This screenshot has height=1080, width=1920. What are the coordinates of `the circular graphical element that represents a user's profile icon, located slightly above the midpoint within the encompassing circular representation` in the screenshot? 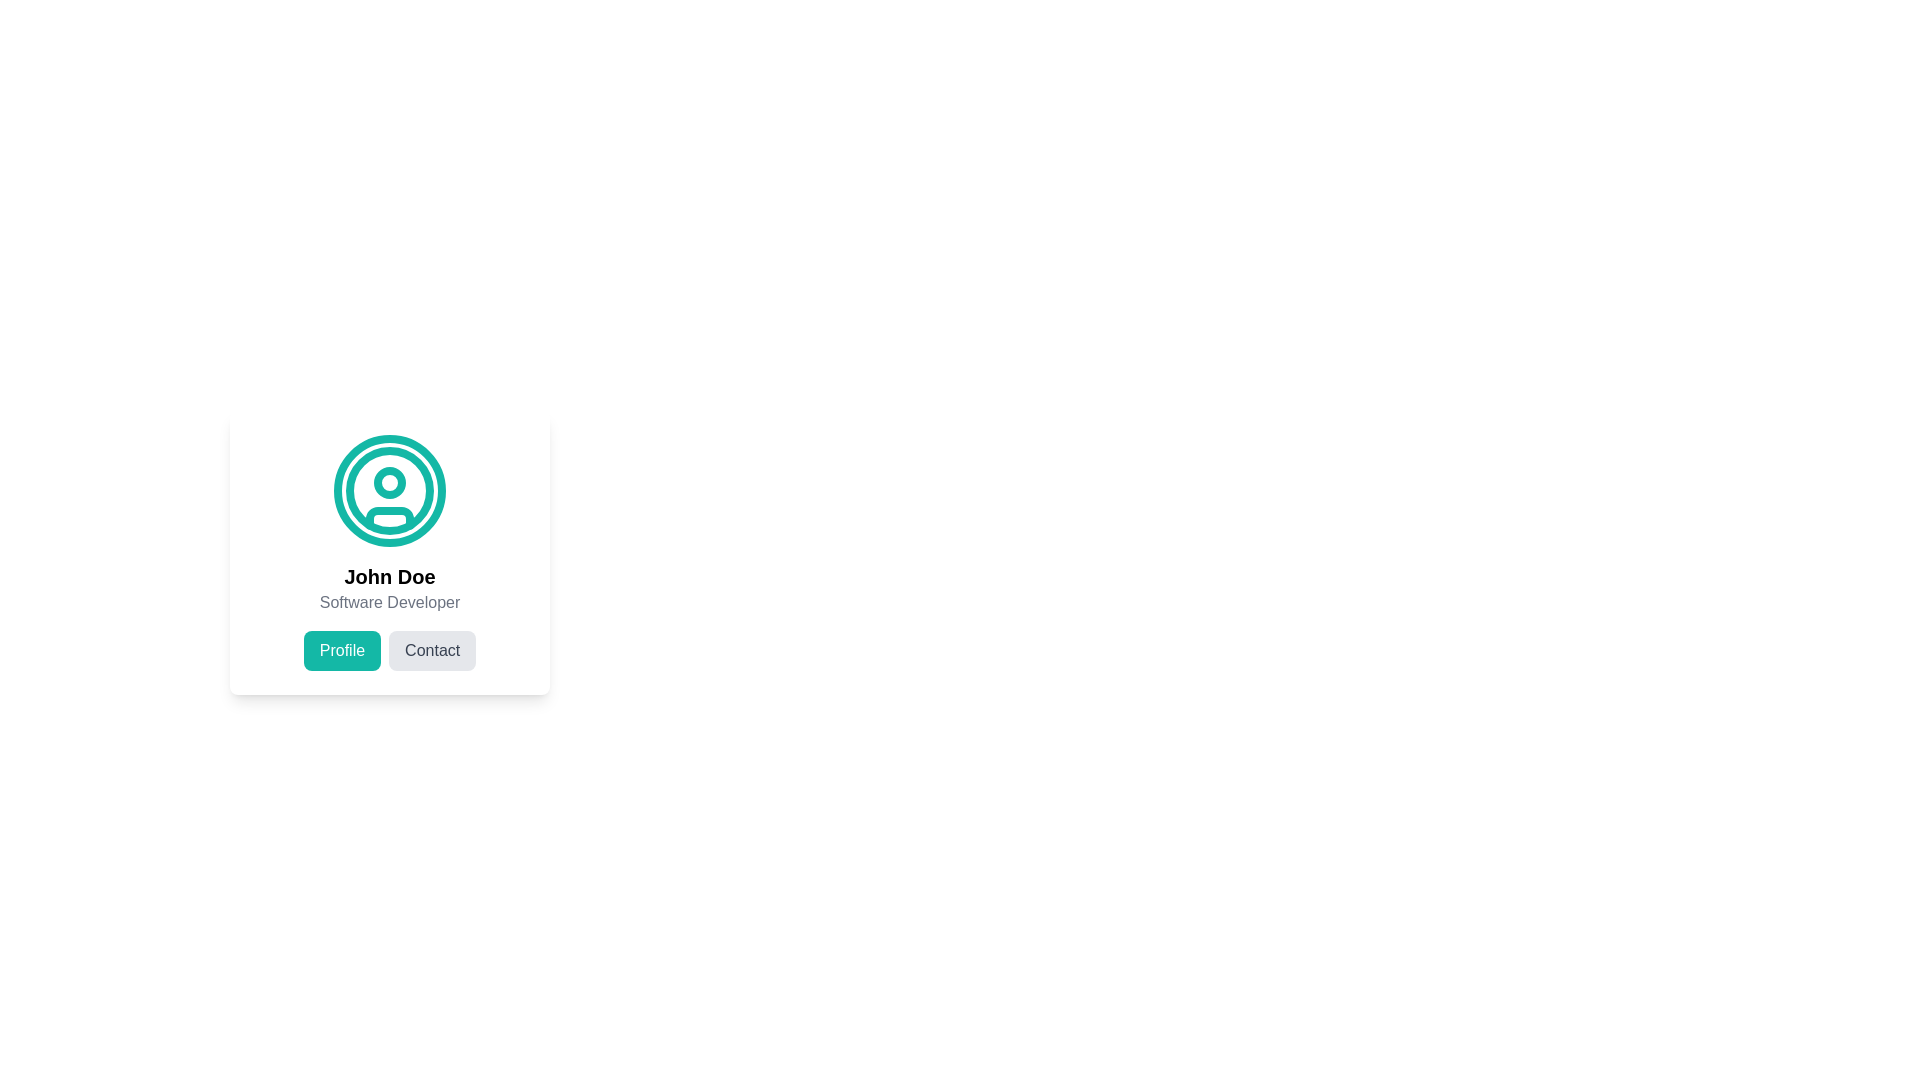 It's located at (389, 482).